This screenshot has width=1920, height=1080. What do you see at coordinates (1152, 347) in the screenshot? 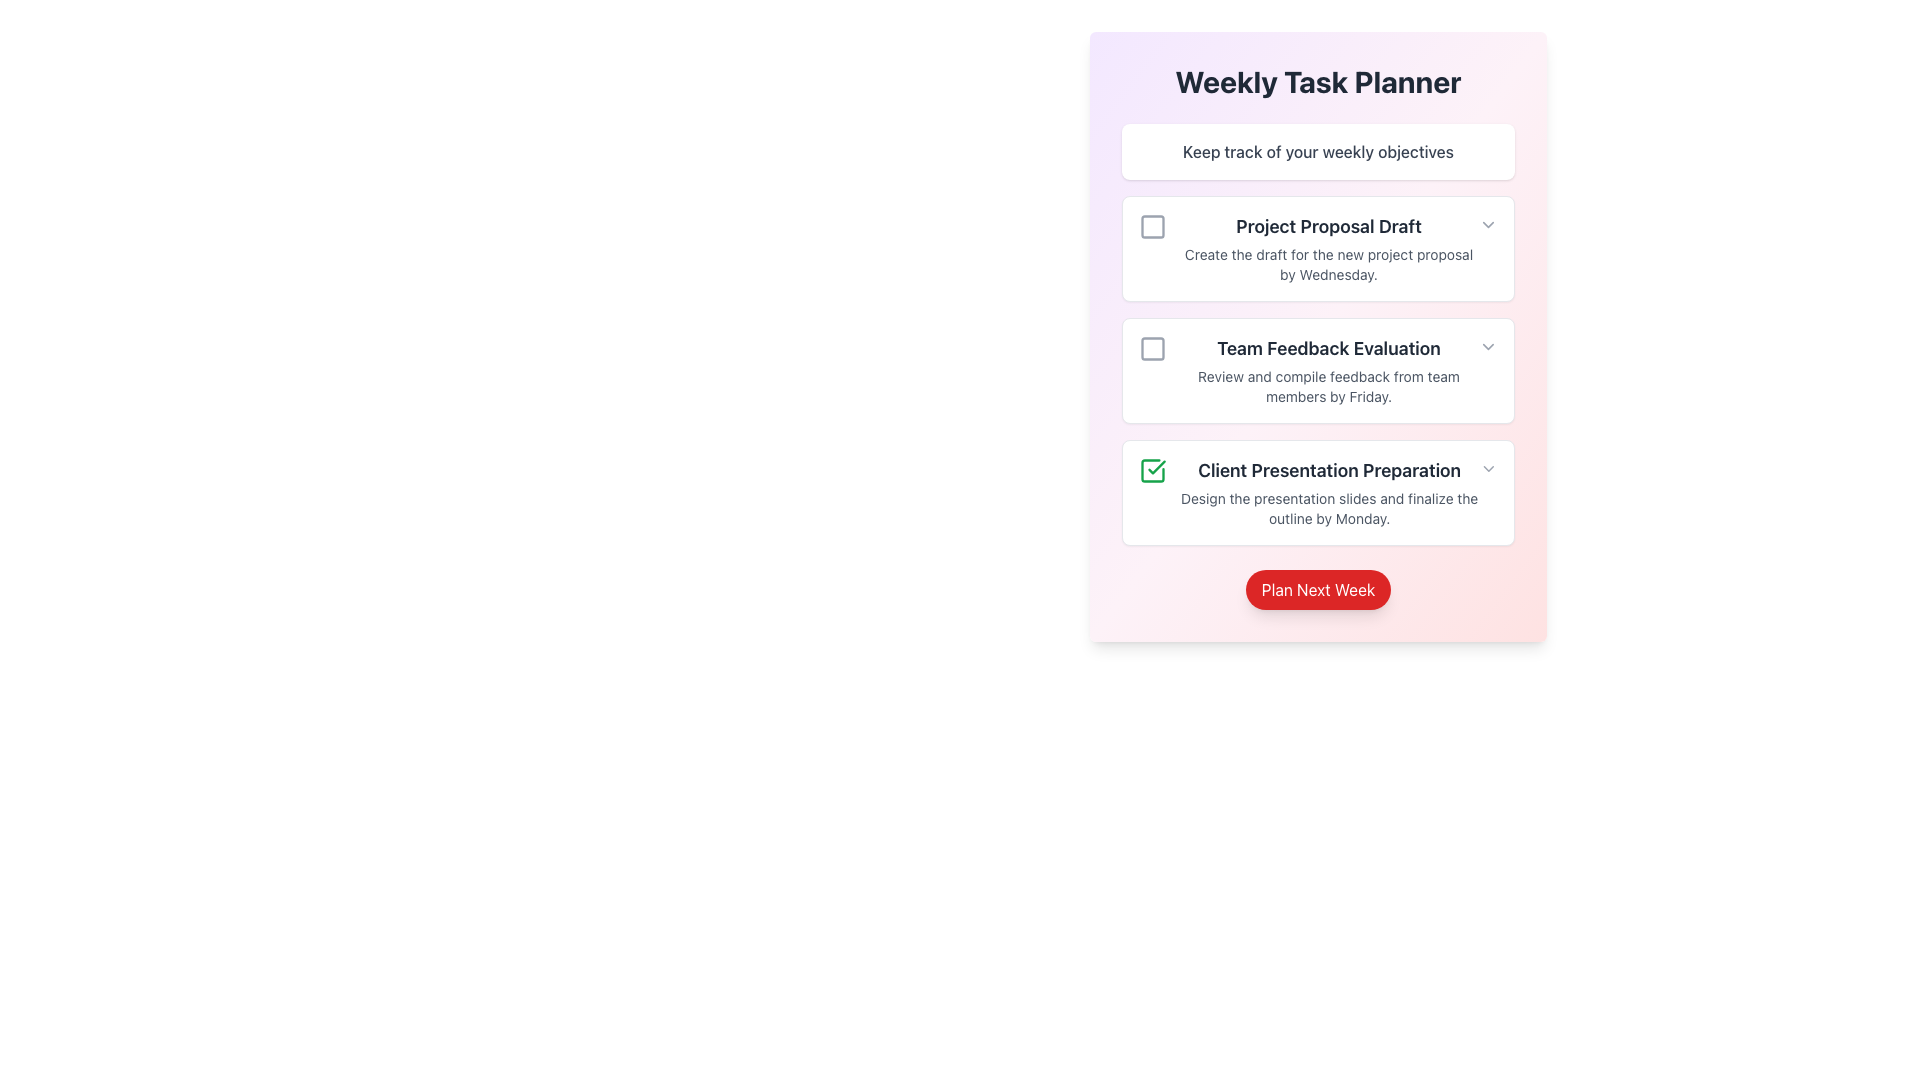
I see `the checkbox located to the left of the text 'Team Feedback Evaluation' in the 'Weekly Task Planner' section to check or uncheck it` at bounding box center [1152, 347].